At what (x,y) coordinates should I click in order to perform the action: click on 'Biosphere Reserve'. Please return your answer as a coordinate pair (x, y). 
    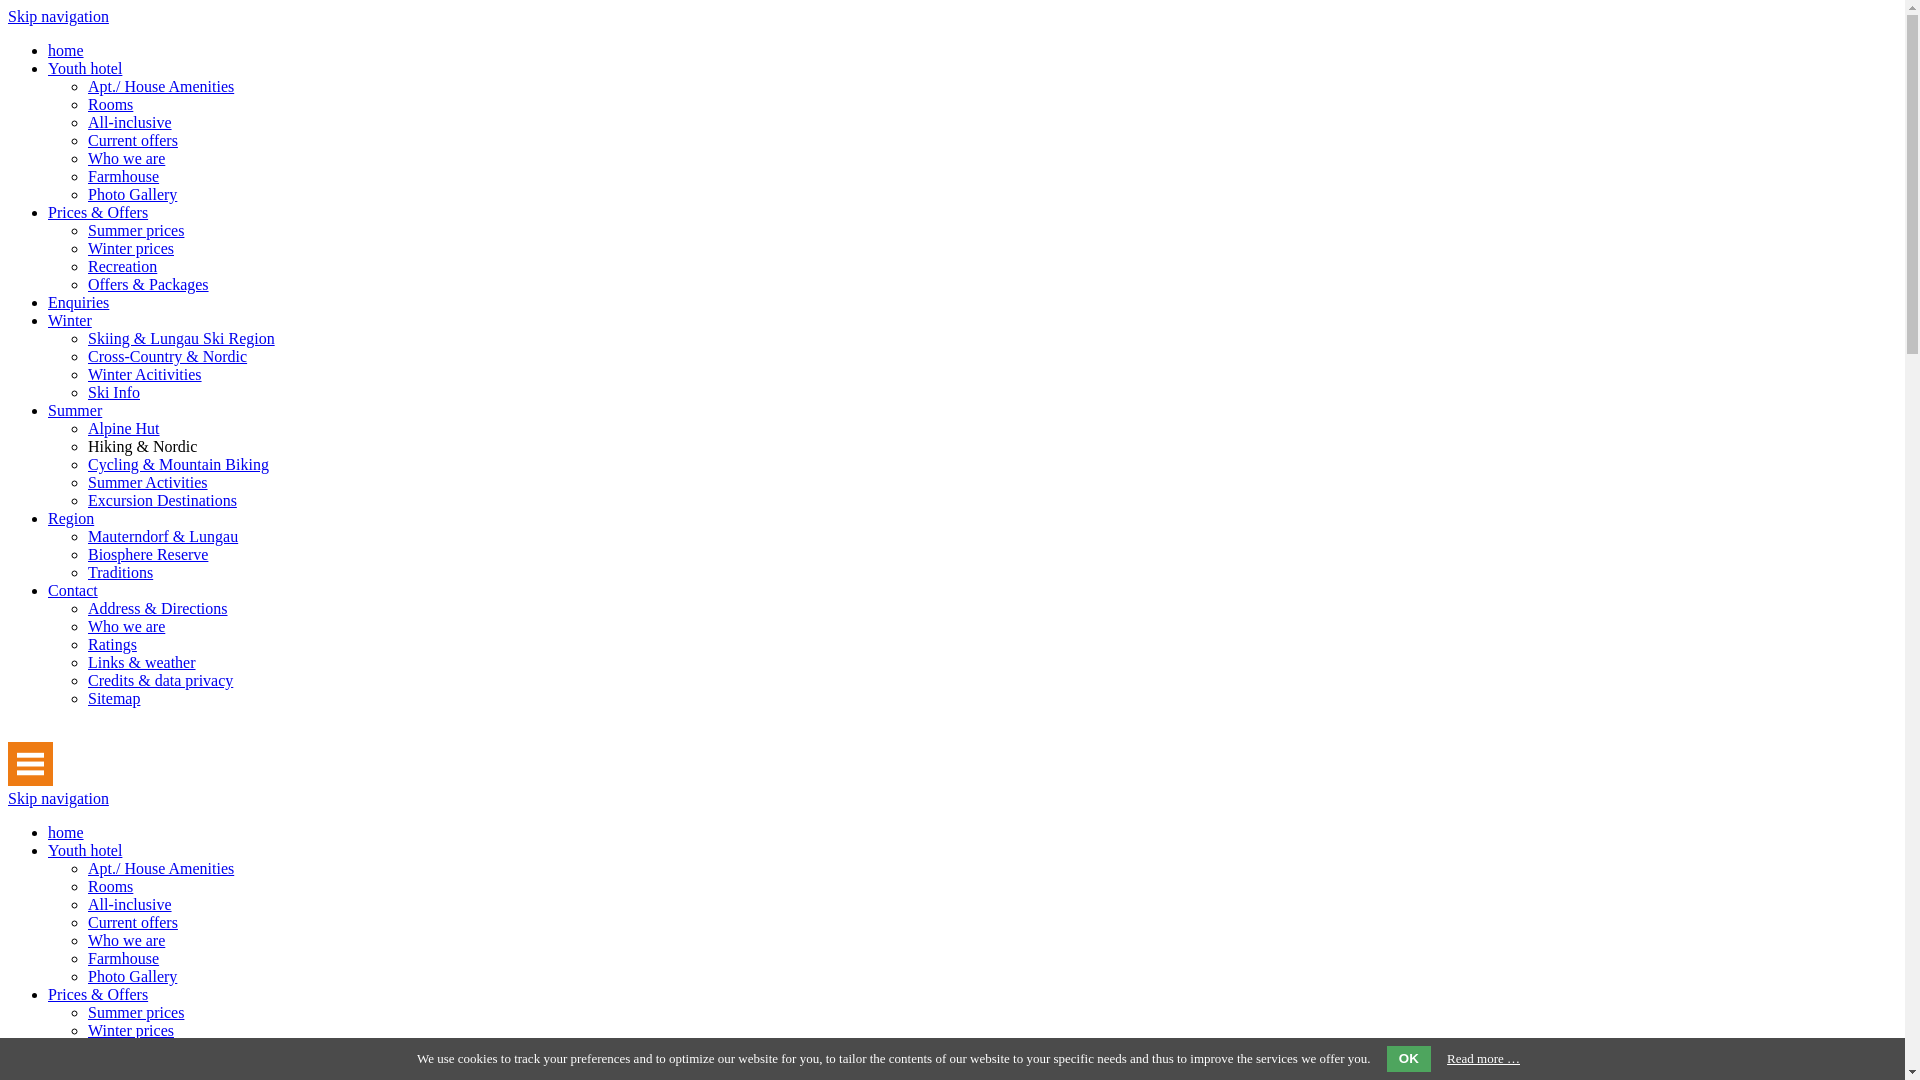
    Looking at the image, I should click on (147, 554).